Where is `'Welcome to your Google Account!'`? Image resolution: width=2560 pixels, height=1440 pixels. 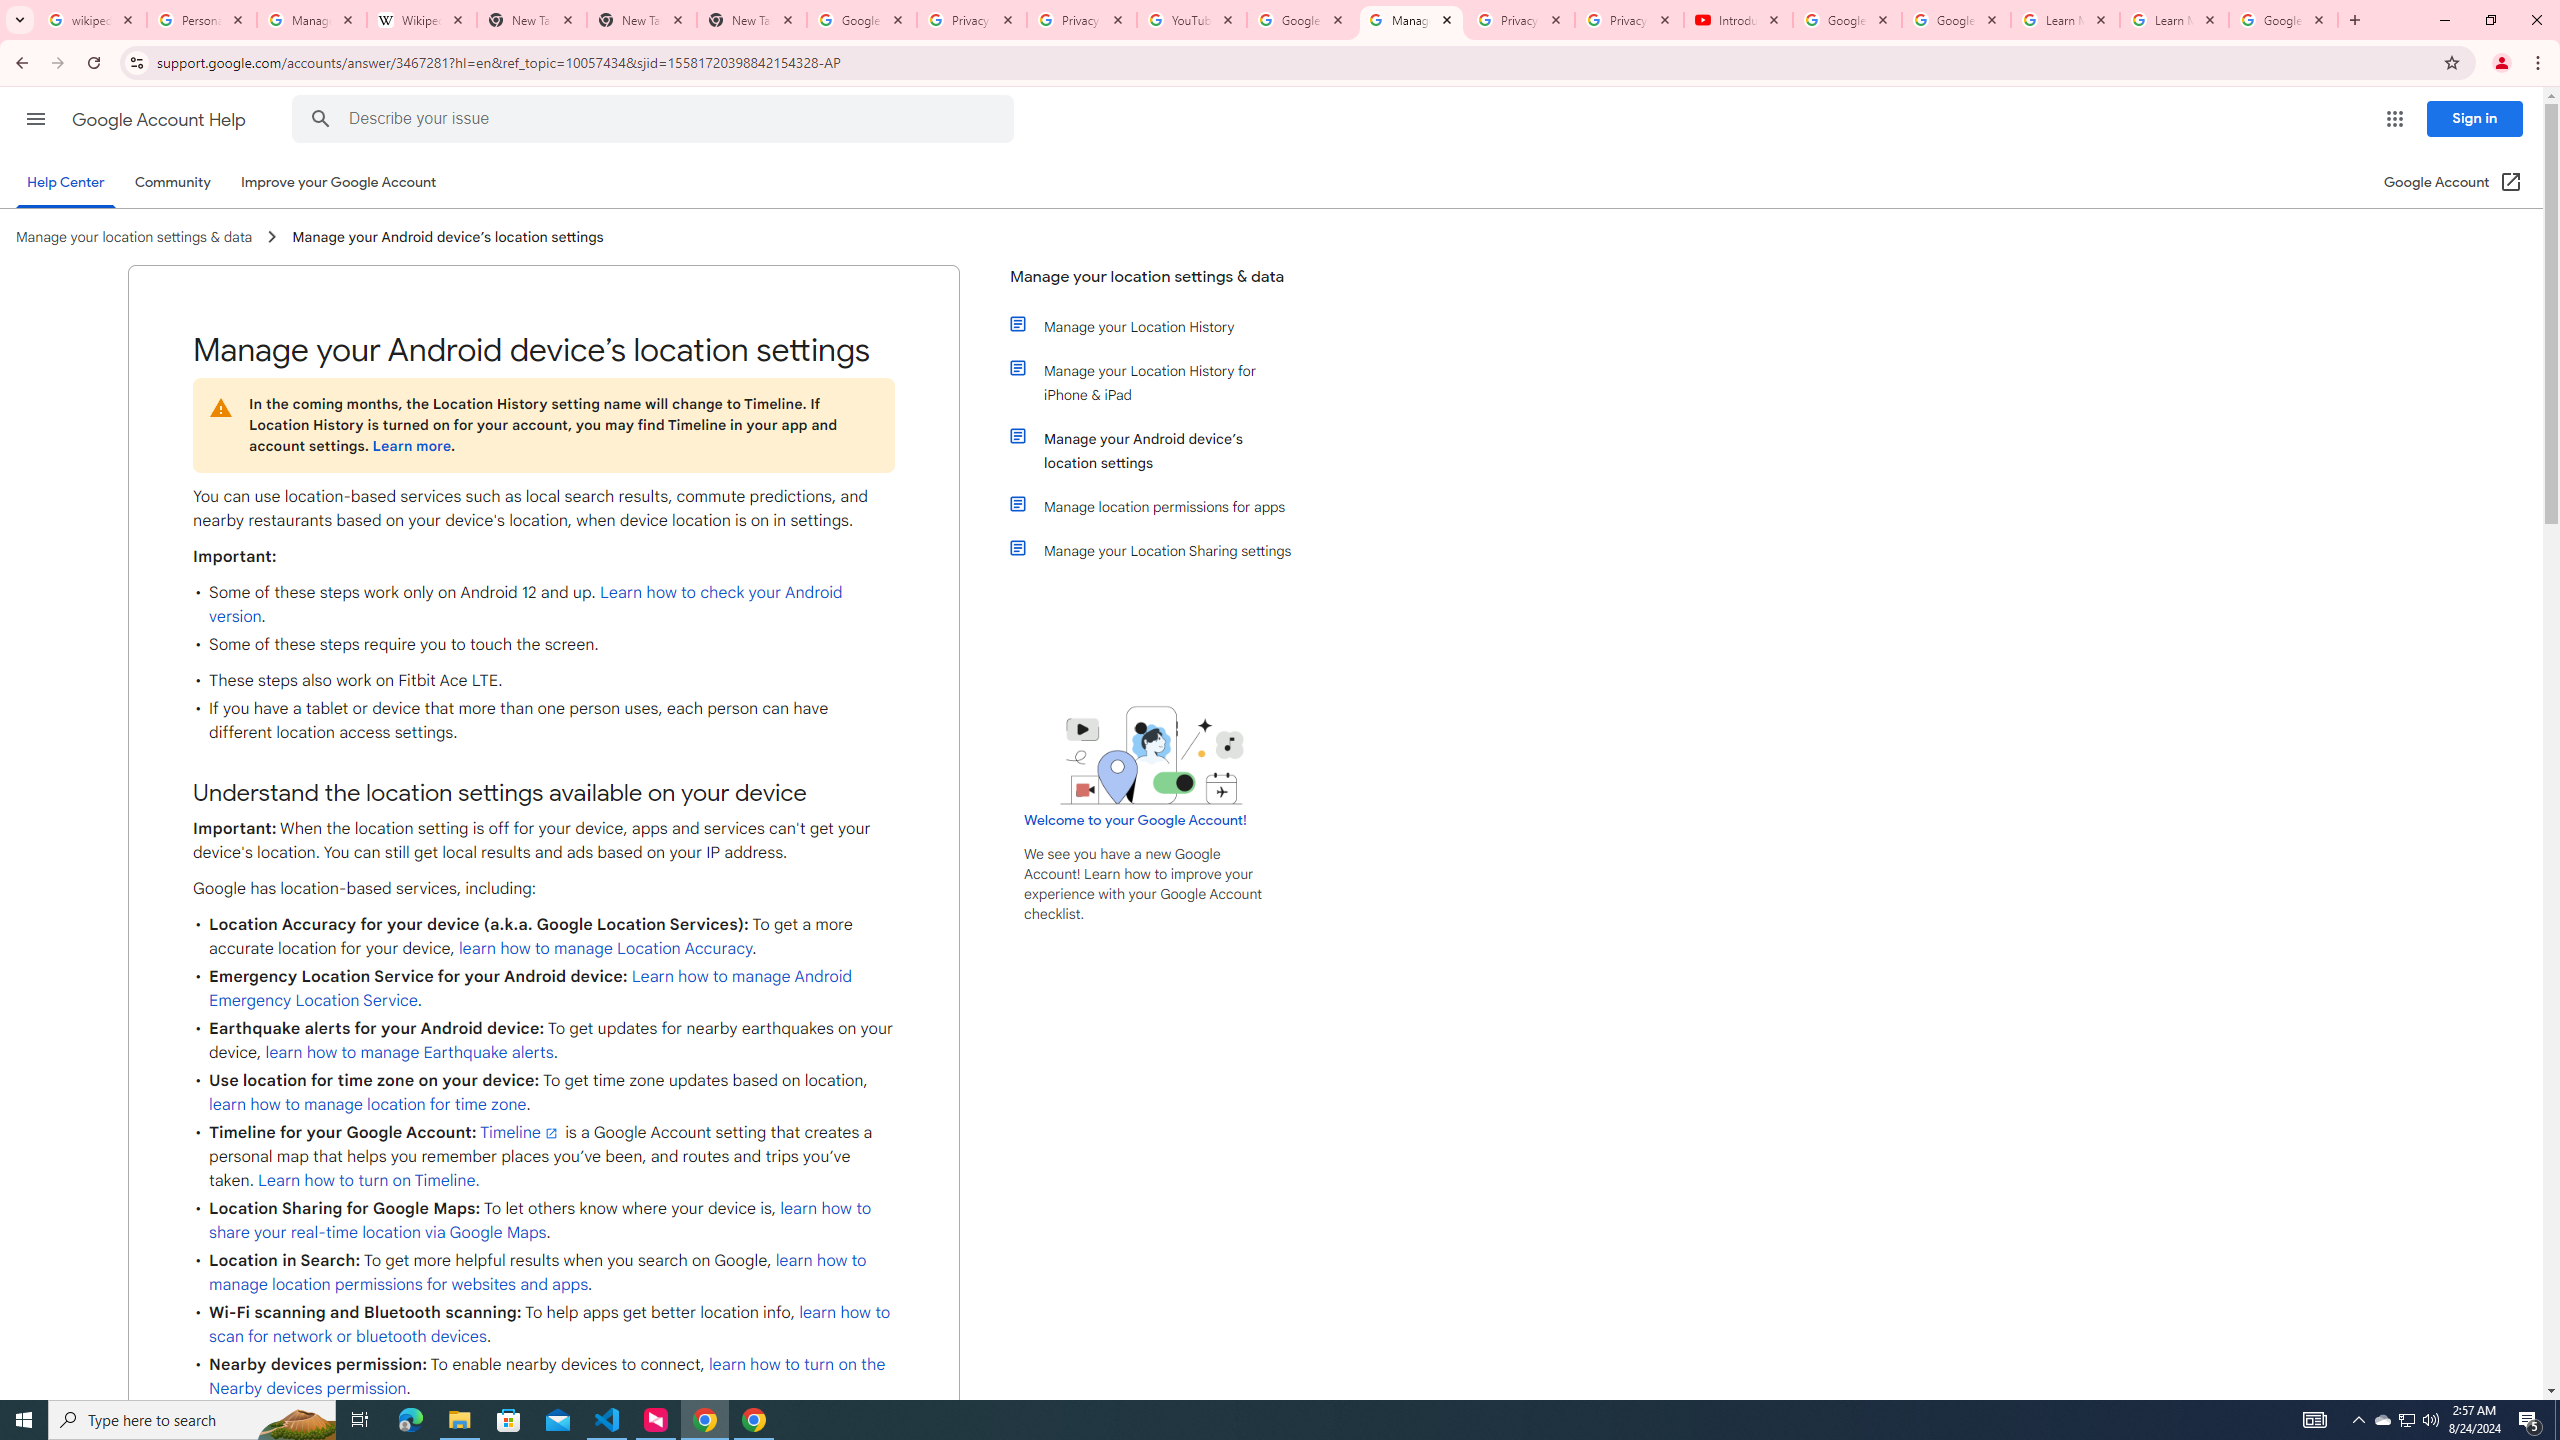
'Welcome to your Google Account!' is located at coordinates (1134, 819).